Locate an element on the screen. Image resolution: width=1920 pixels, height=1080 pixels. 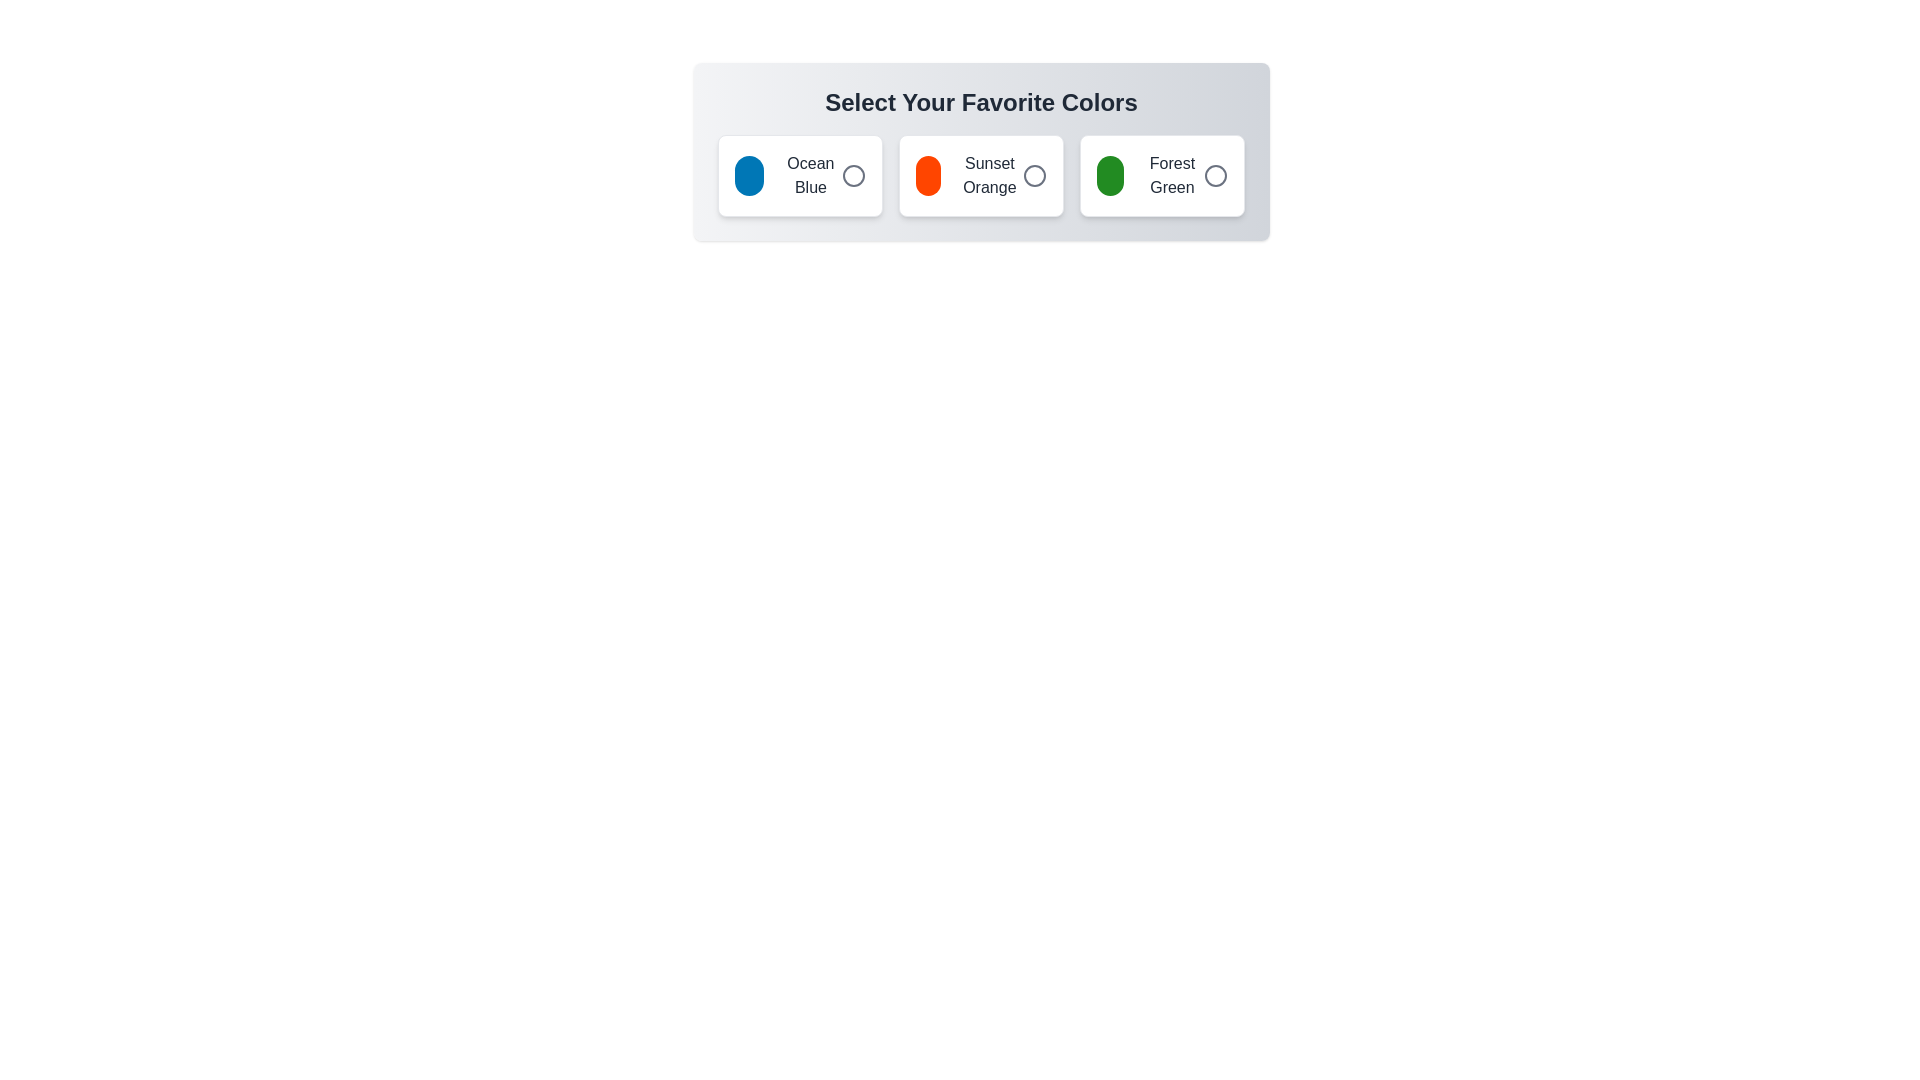
the label of the color Ocean Blue is located at coordinates (800, 175).